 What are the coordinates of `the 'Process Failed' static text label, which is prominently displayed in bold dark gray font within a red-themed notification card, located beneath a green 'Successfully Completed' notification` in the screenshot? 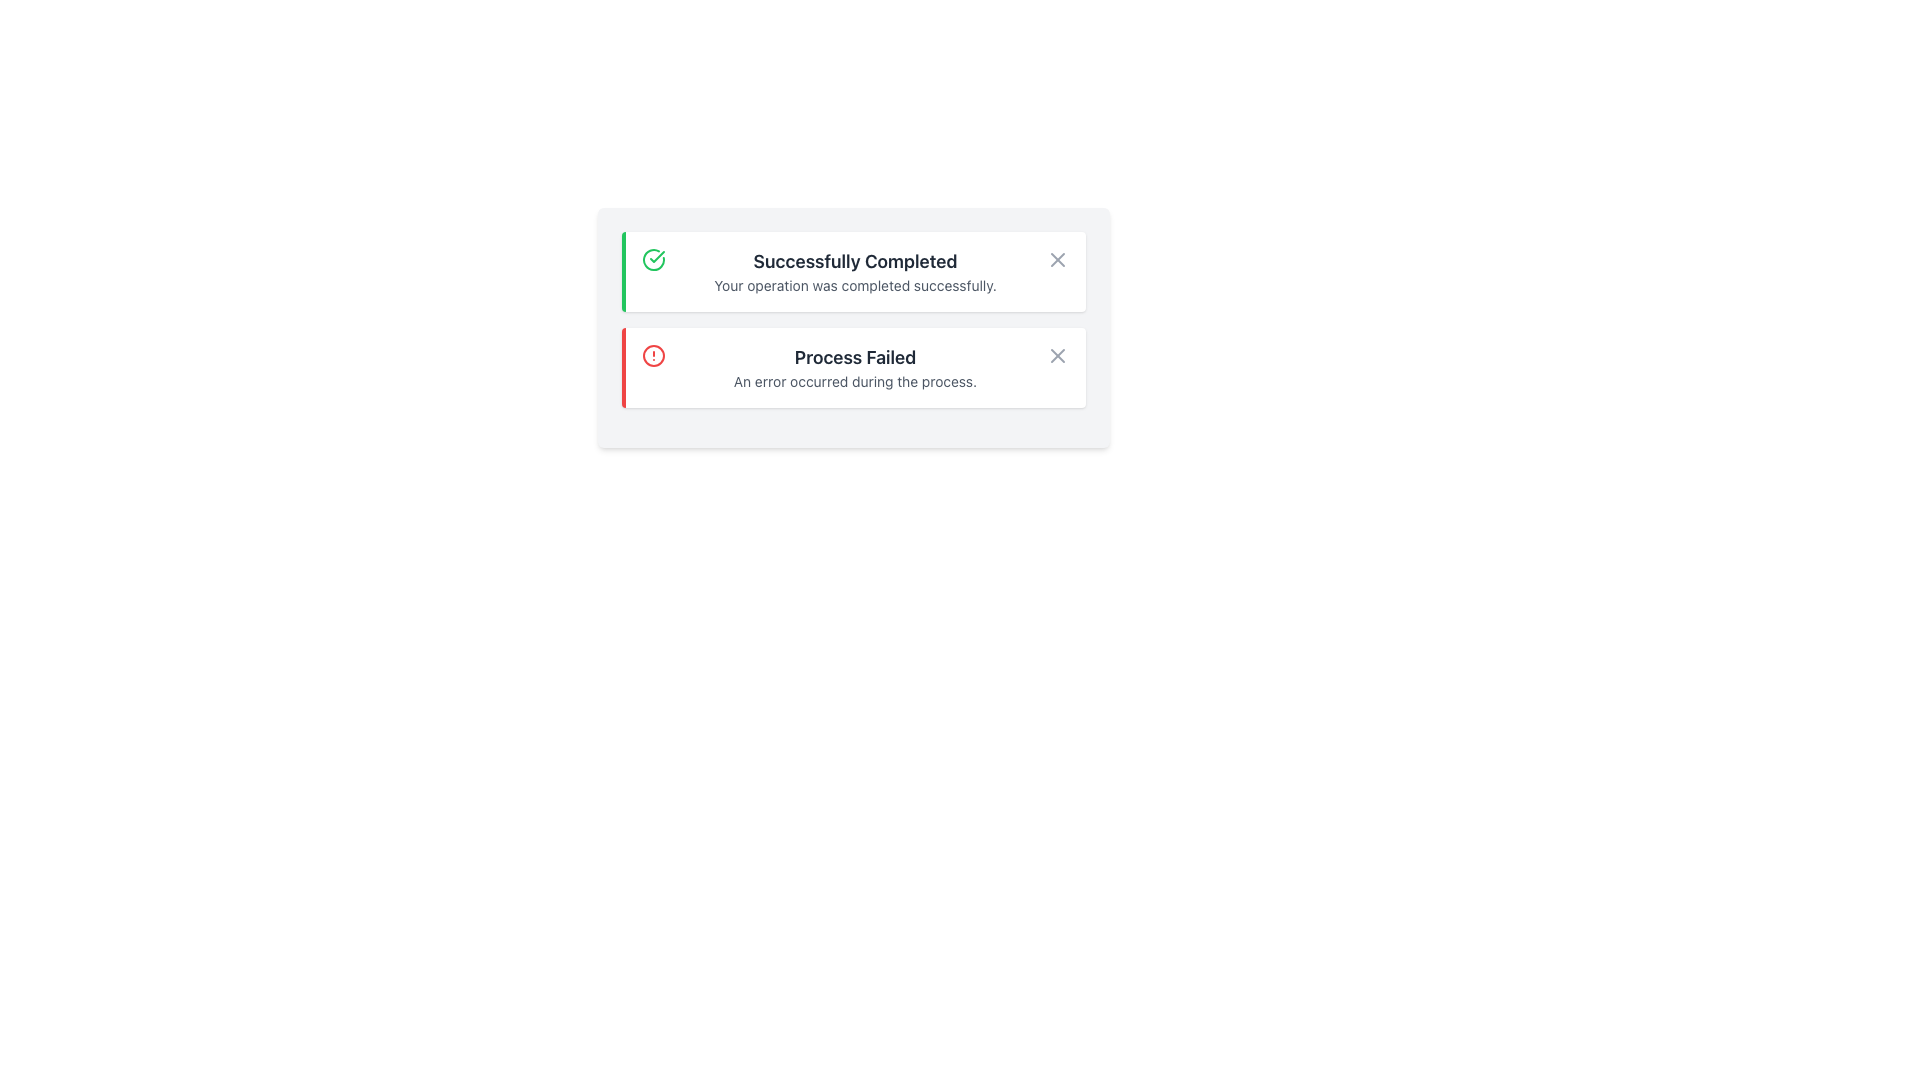 It's located at (855, 357).